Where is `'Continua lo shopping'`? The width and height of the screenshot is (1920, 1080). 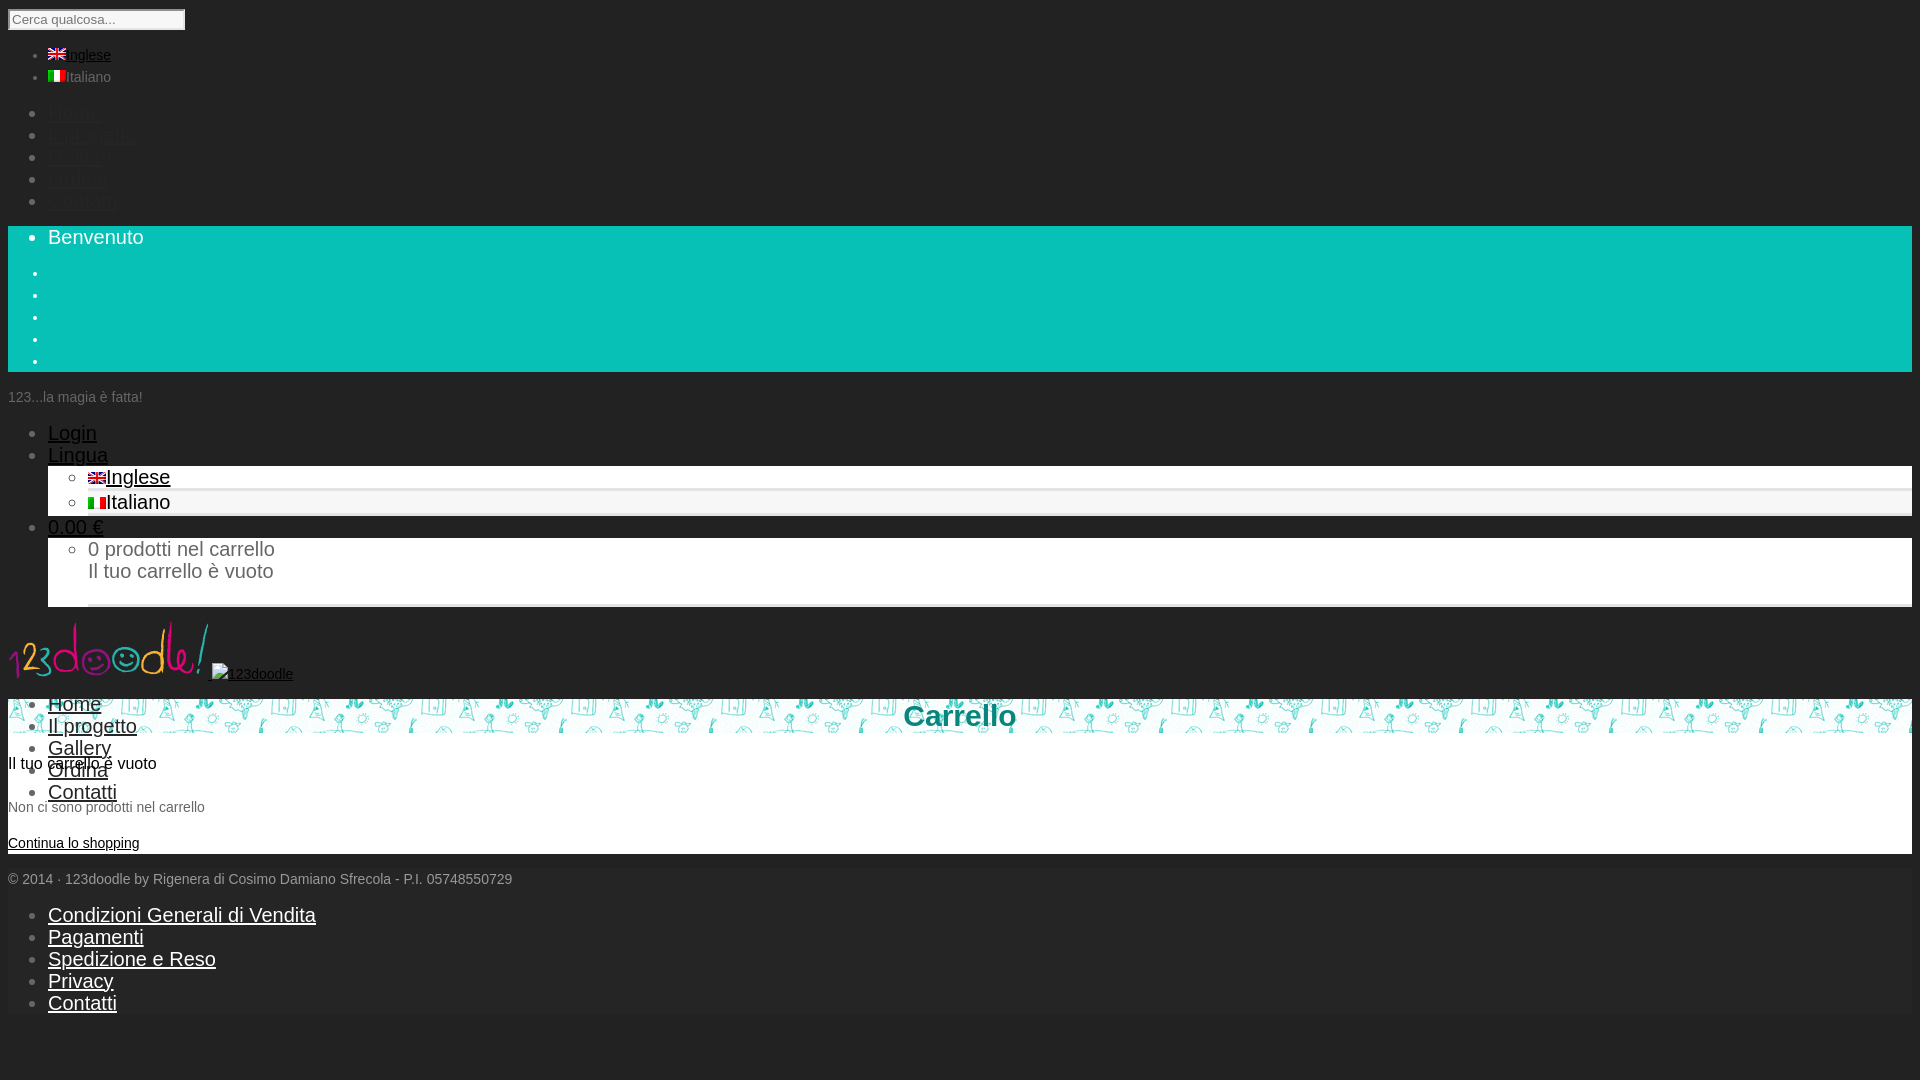 'Continua lo shopping' is located at coordinates (73, 843).